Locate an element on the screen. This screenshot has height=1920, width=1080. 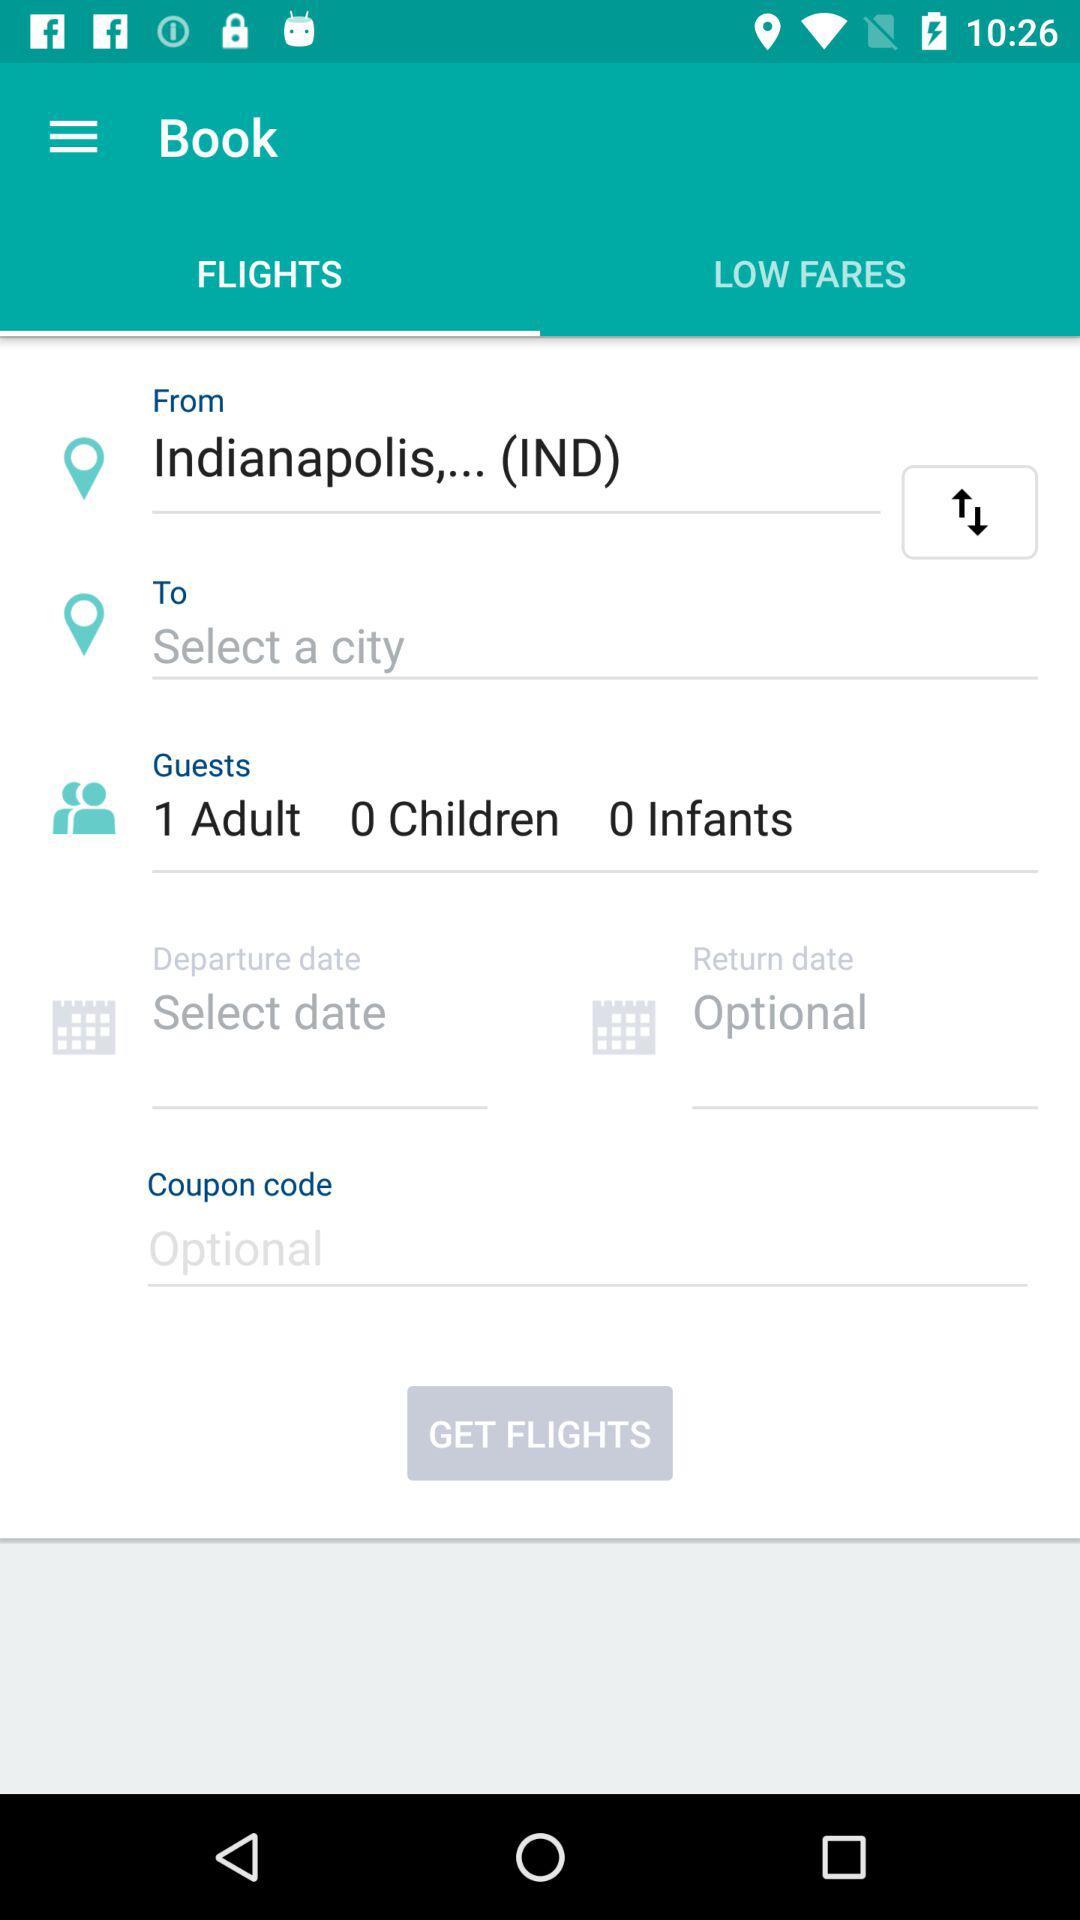
scroll up or down is located at coordinates (968, 512).